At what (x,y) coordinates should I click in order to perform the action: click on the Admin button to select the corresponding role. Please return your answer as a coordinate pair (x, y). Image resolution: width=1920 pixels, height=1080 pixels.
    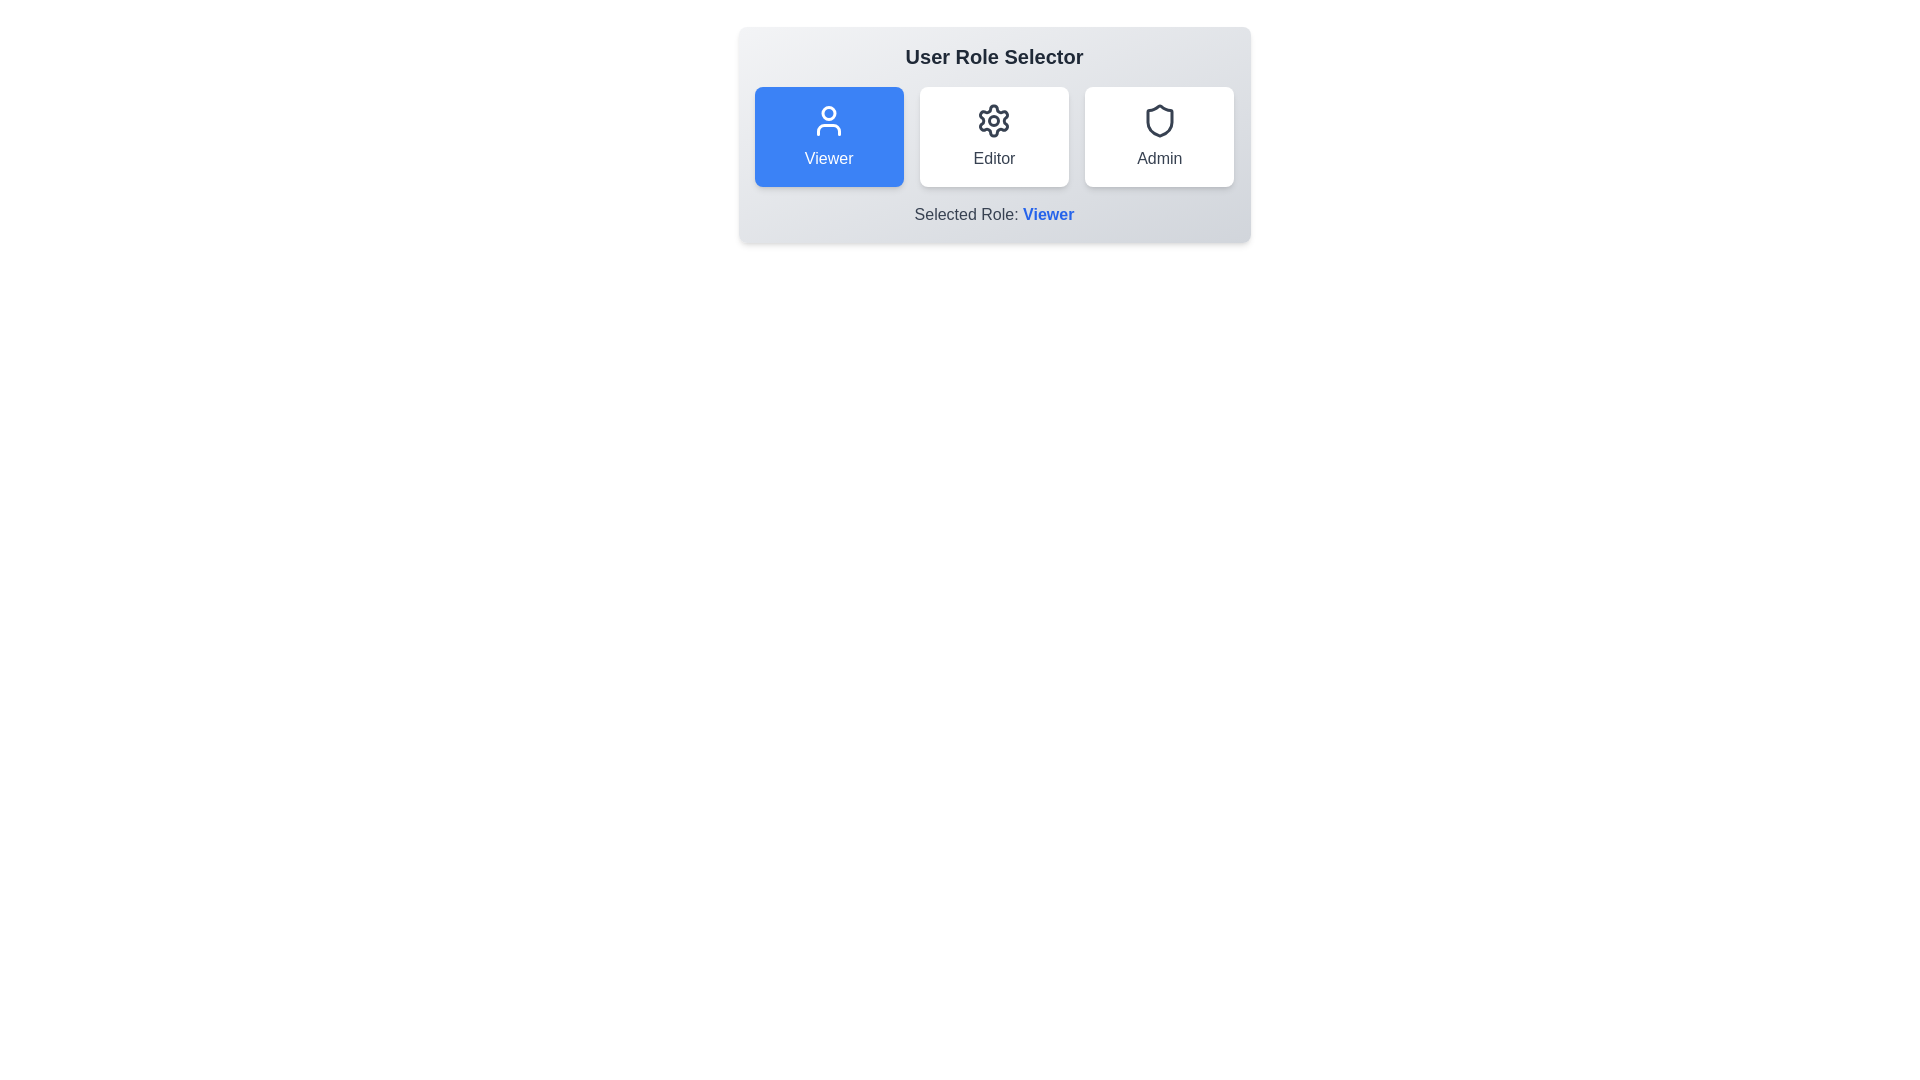
    Looking at the image, I should click on (1158, 136).